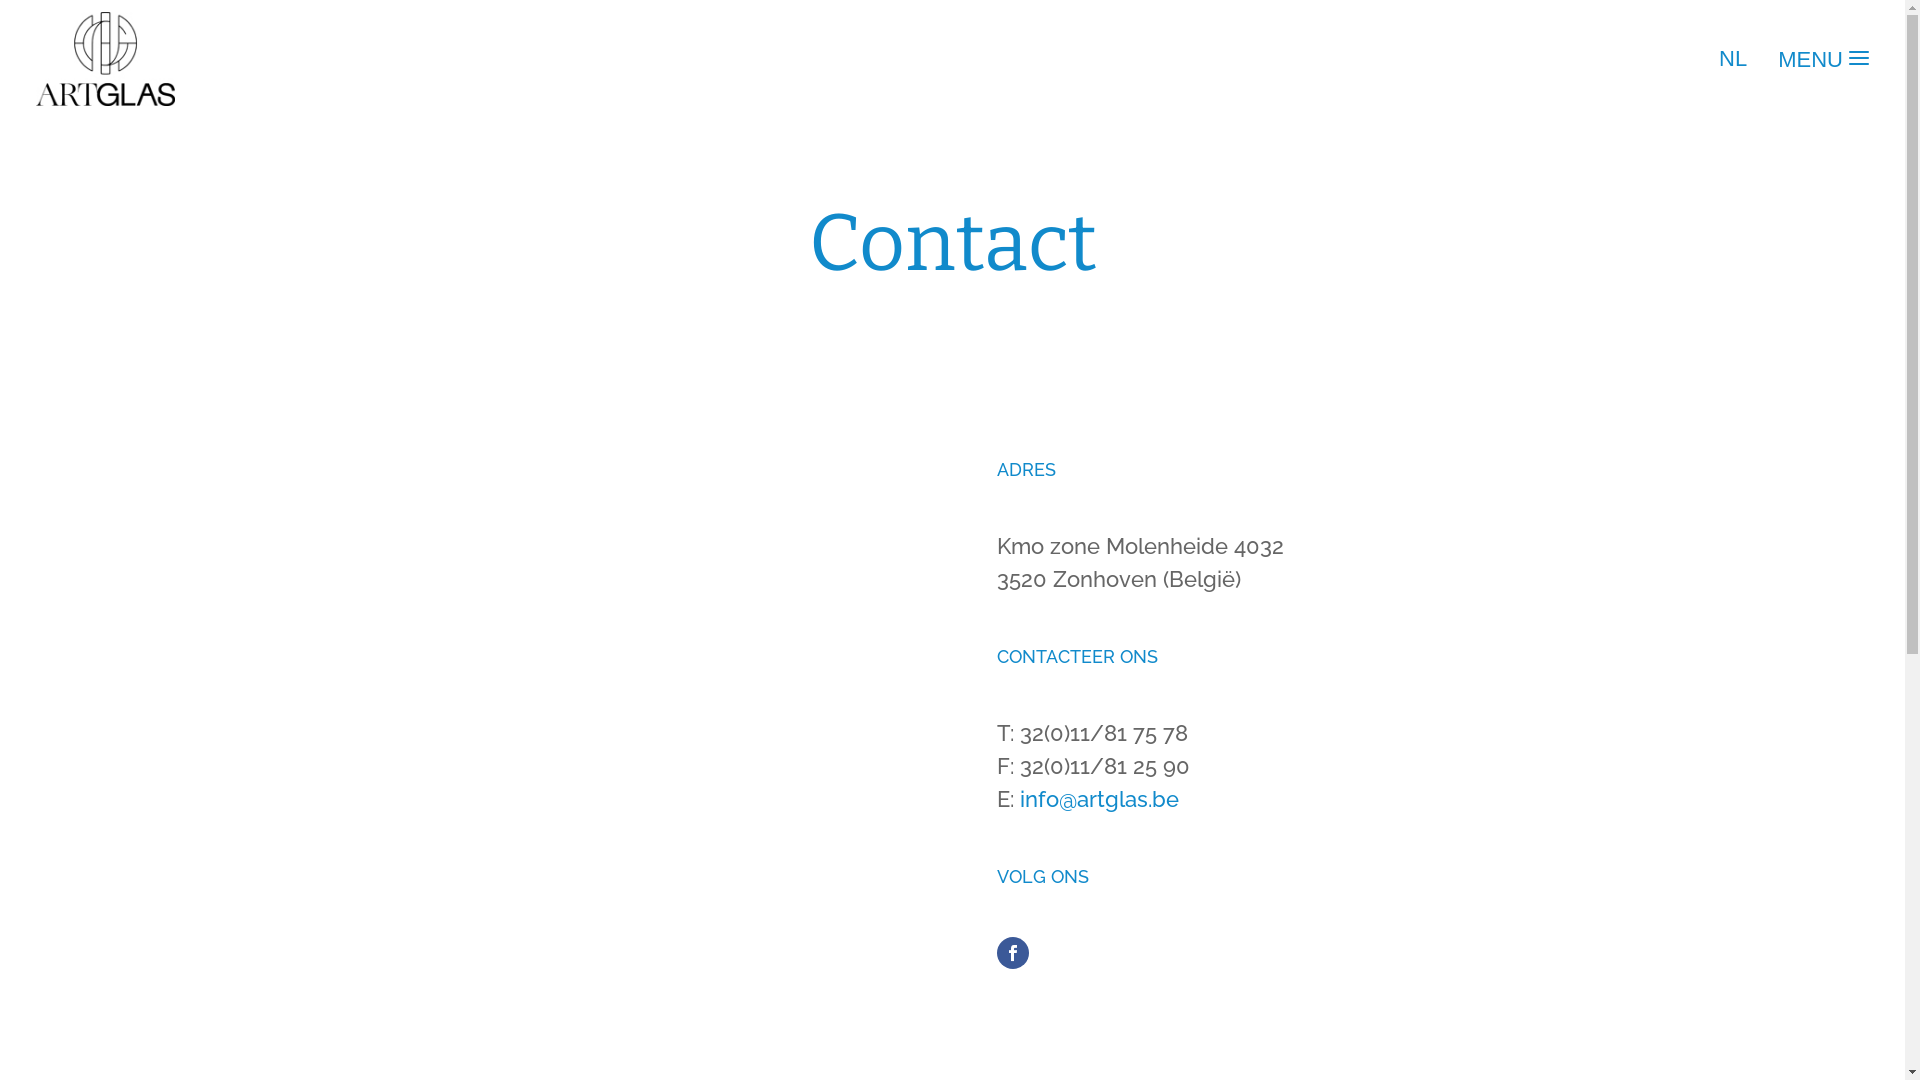 This screenshot has width=1920, height=1080. I want to click on 'facebook', so click(1012, 951).